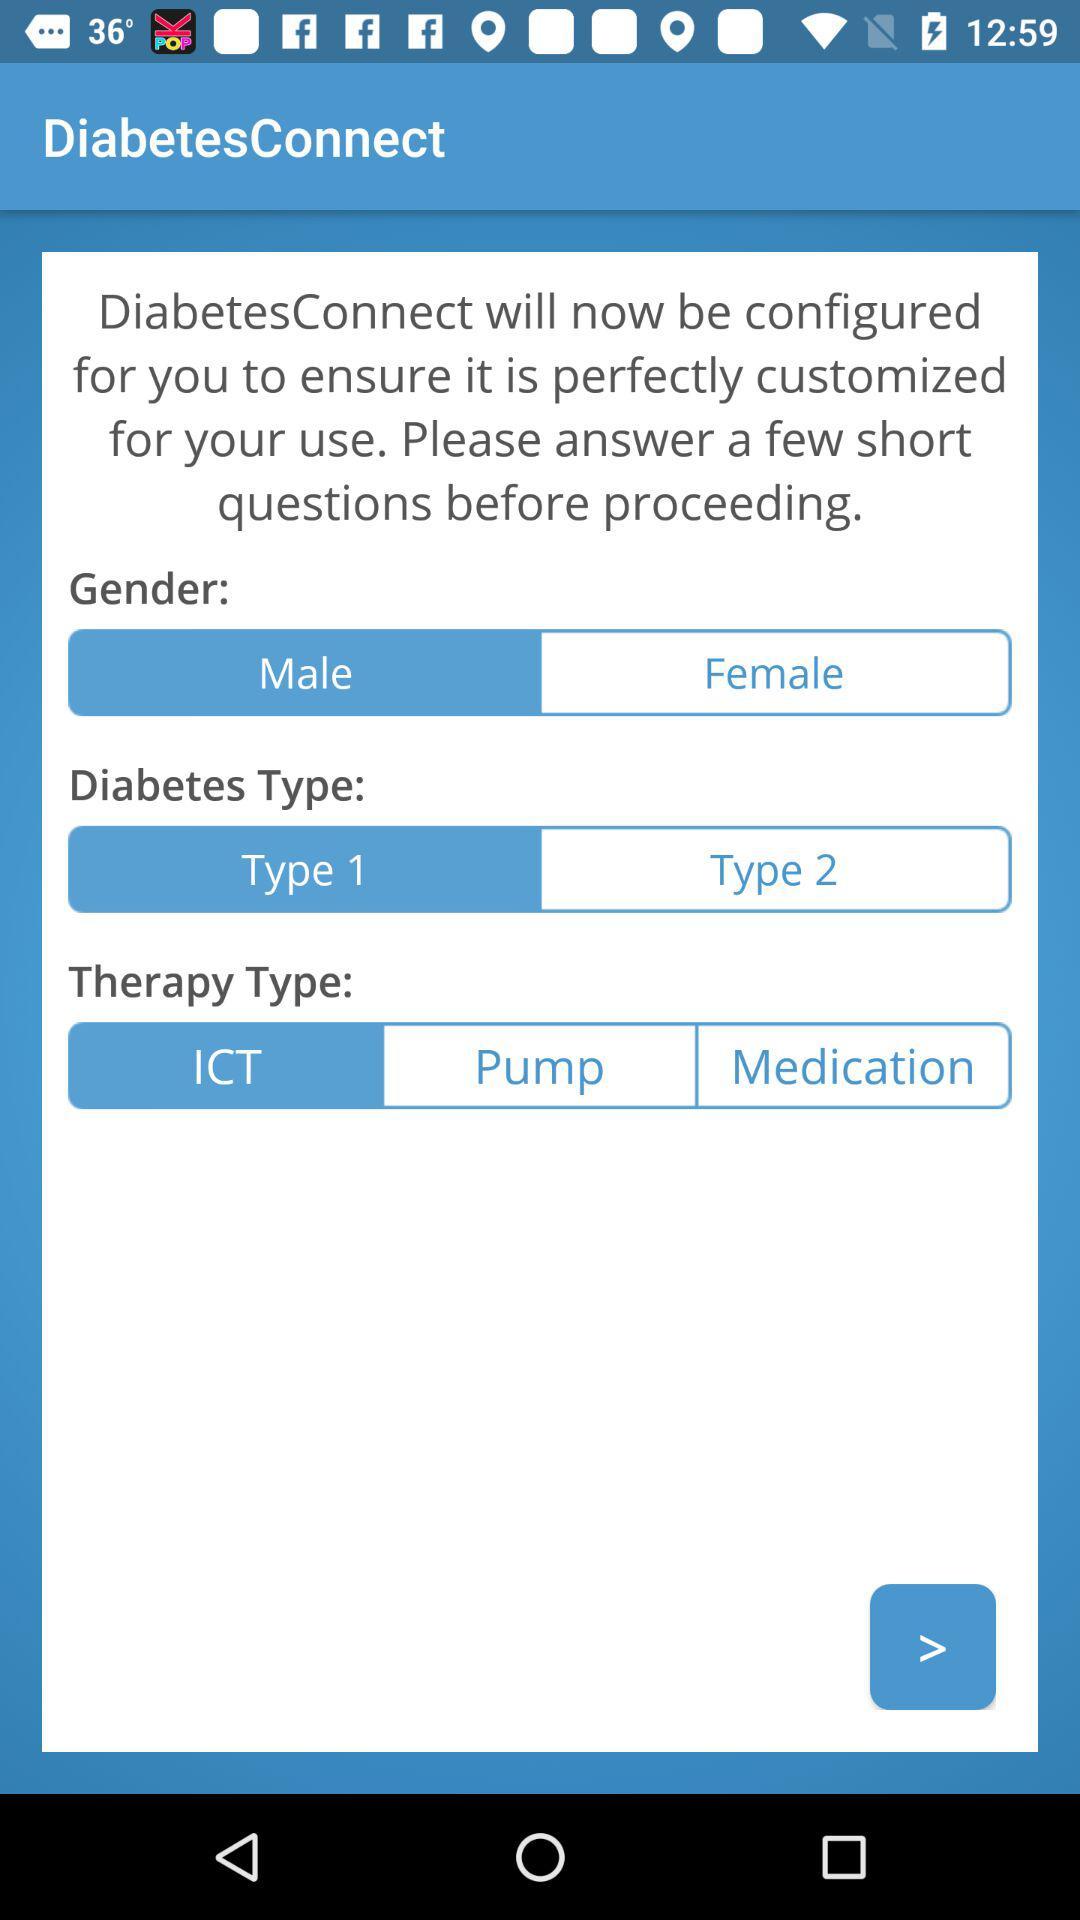 The width and height of the screenshot is (1080, 1920). I want to click on pump, so click(538, 1064).